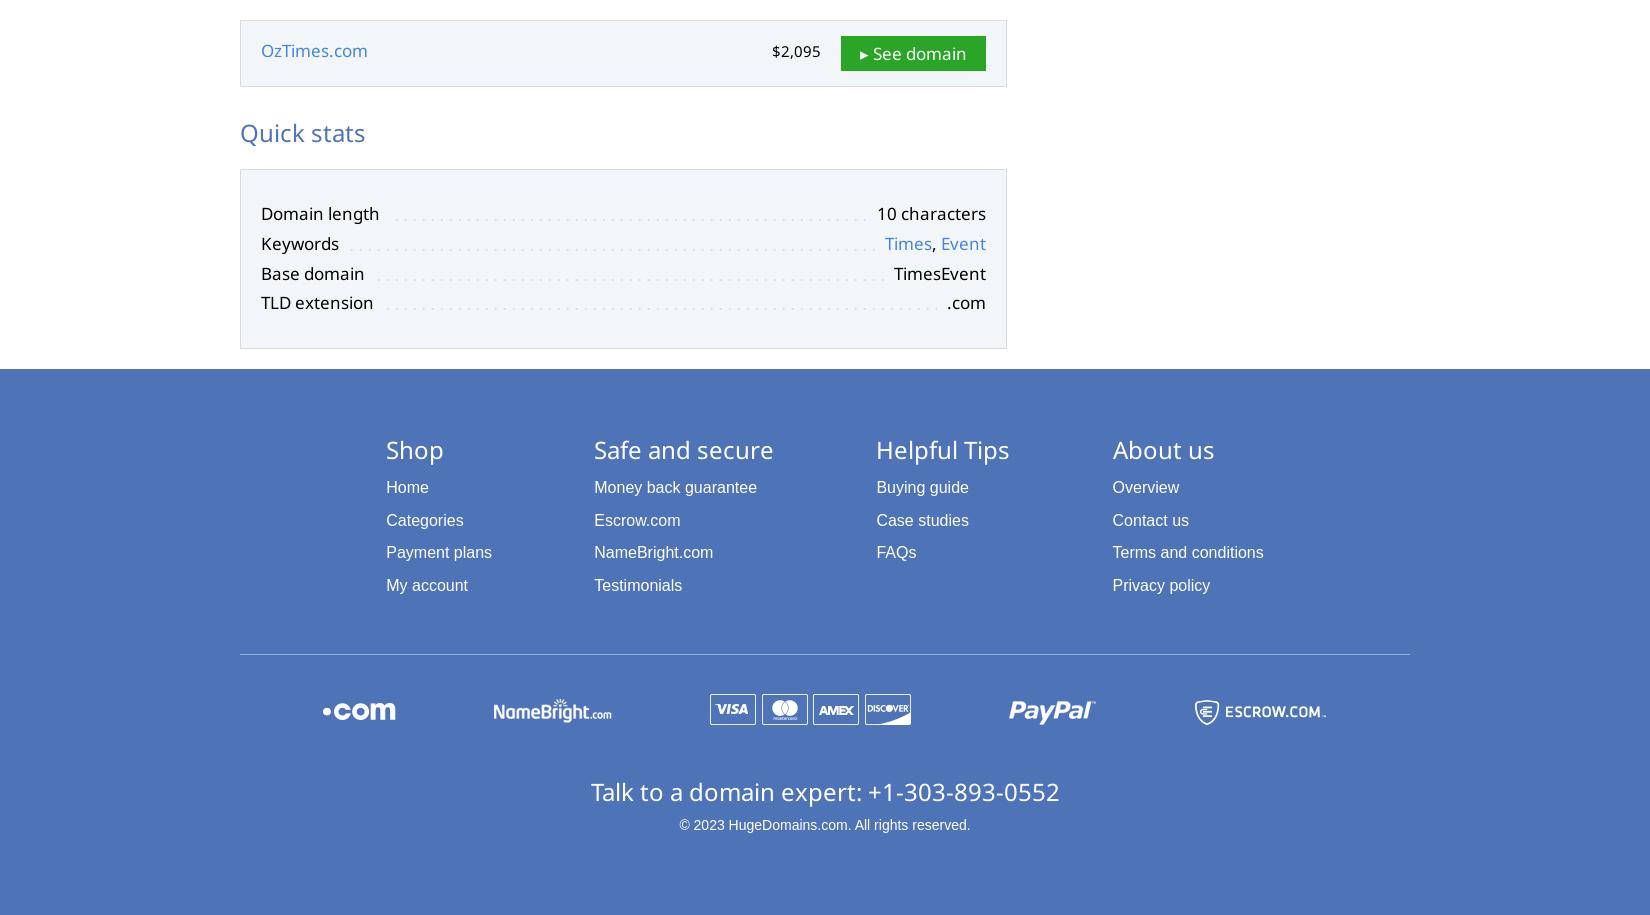  I want to click on 'TLD extension', so click(317, 301).